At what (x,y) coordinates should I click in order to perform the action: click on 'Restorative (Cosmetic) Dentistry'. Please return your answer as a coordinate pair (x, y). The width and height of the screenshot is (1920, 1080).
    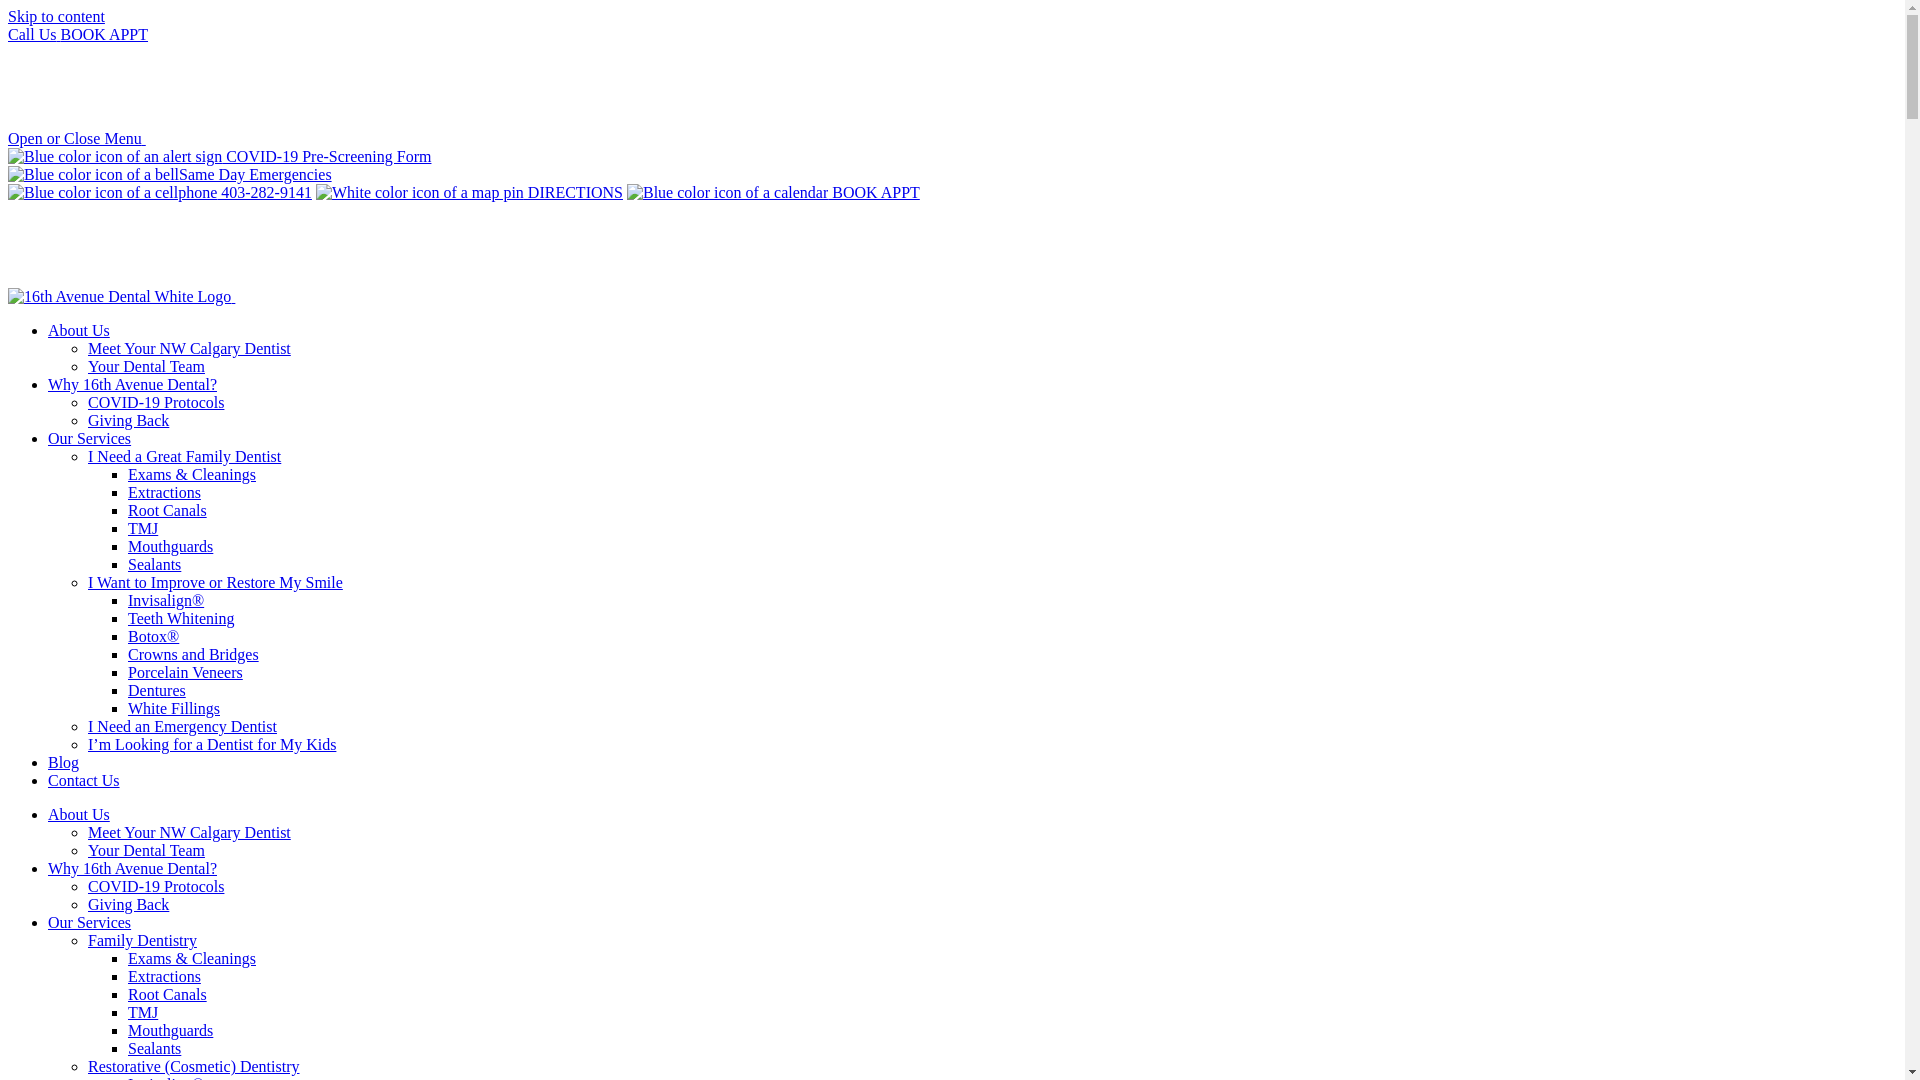
    Looking at the image, I should click on (193, 1065).